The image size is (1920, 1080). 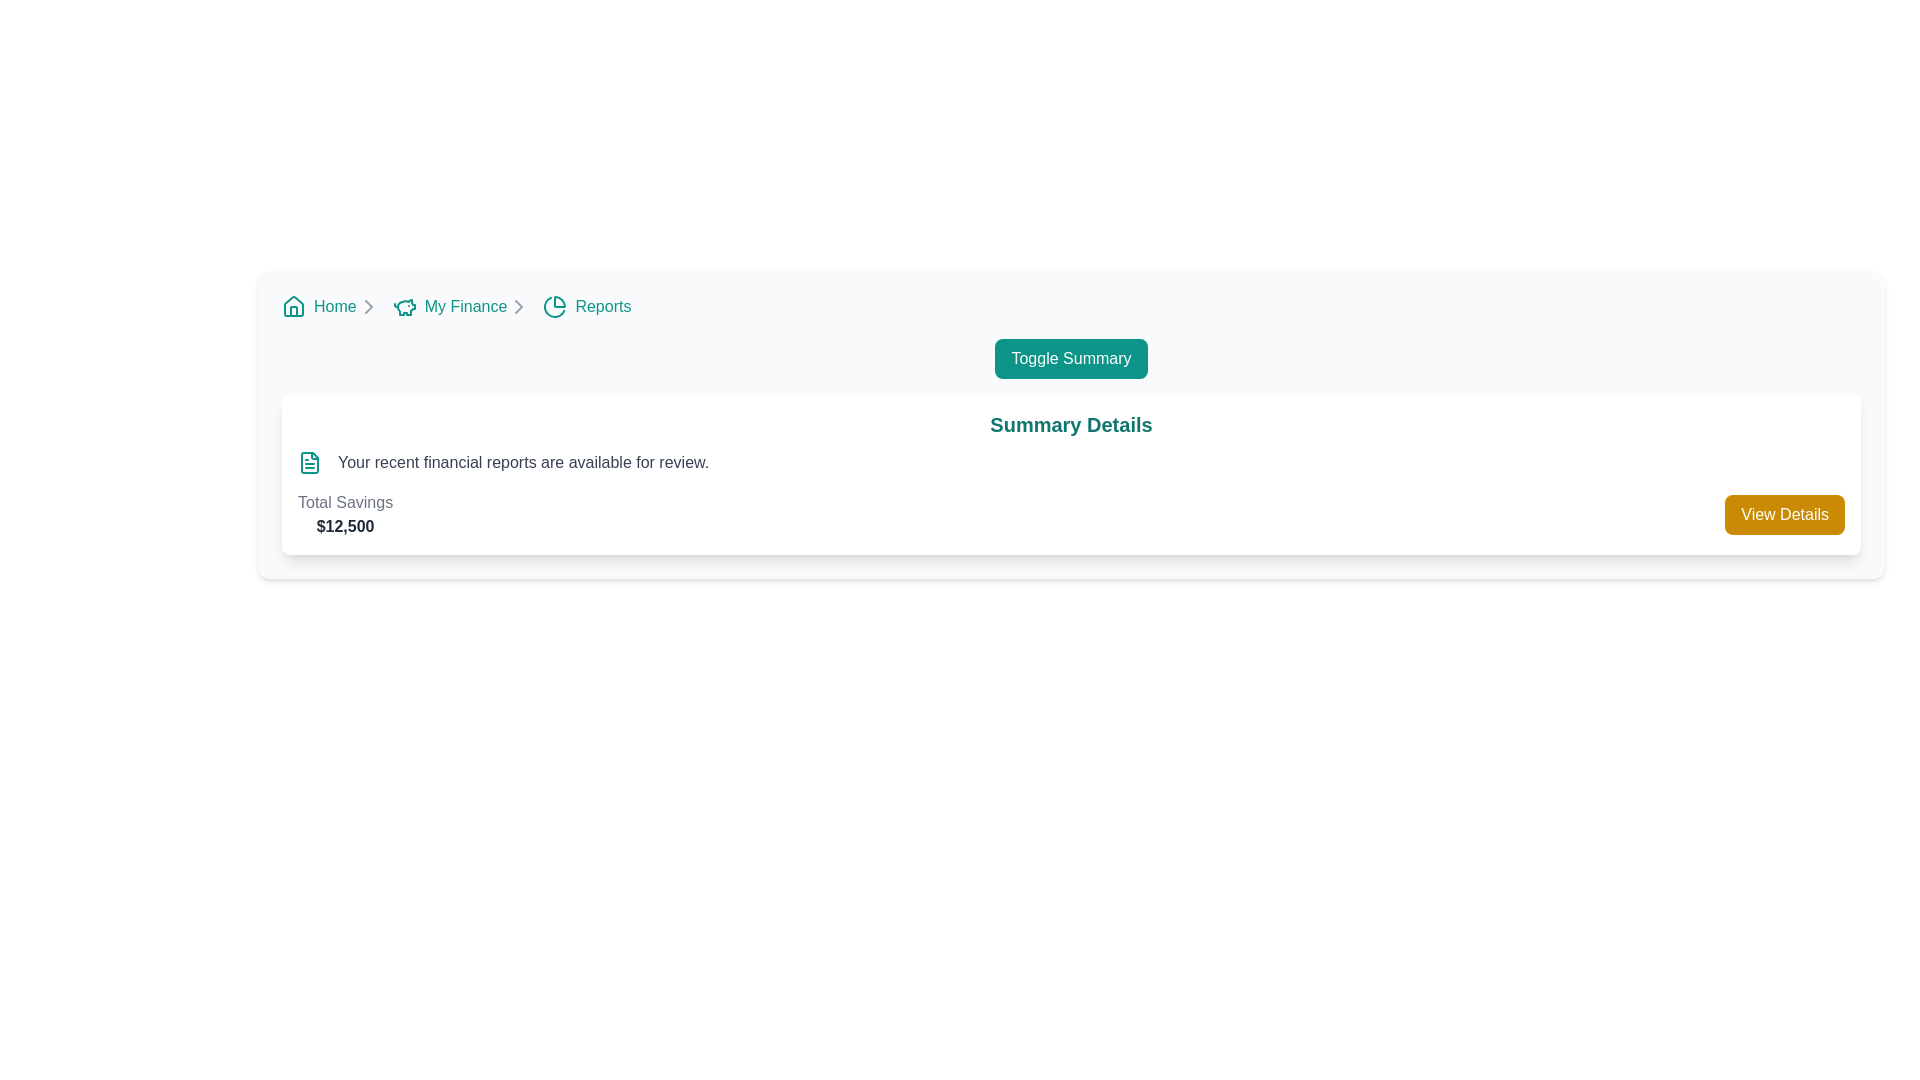 What do you see at coordinates (405, 307) in the screenshot?
I see `the 'My Finance' icon in the breadcrumb navigation bar` at bounding box center [405, 307].